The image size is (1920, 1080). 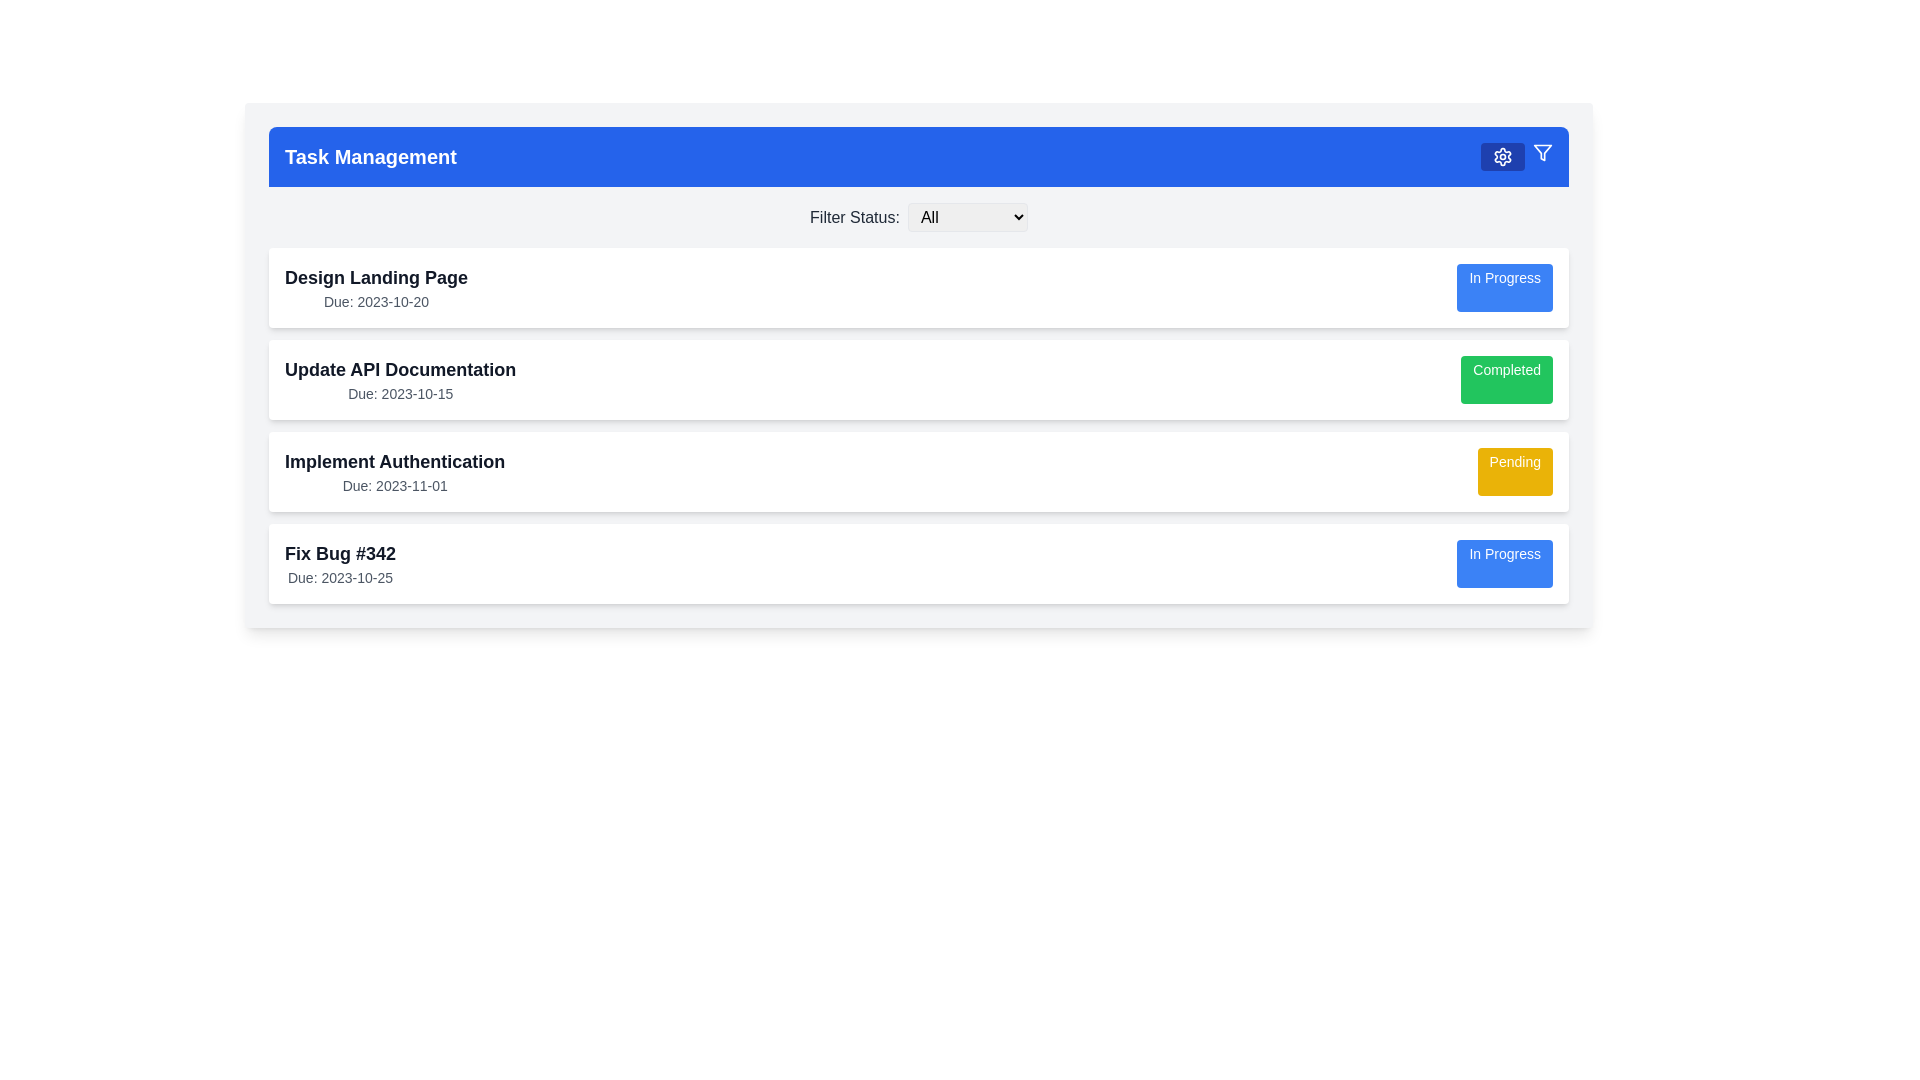 What do you see at coordinates (1502, 156) in the screenshot?
I see `the settings icon located on the right side of the blue horizontal navigation bar` at bounding box center [1502, 156].